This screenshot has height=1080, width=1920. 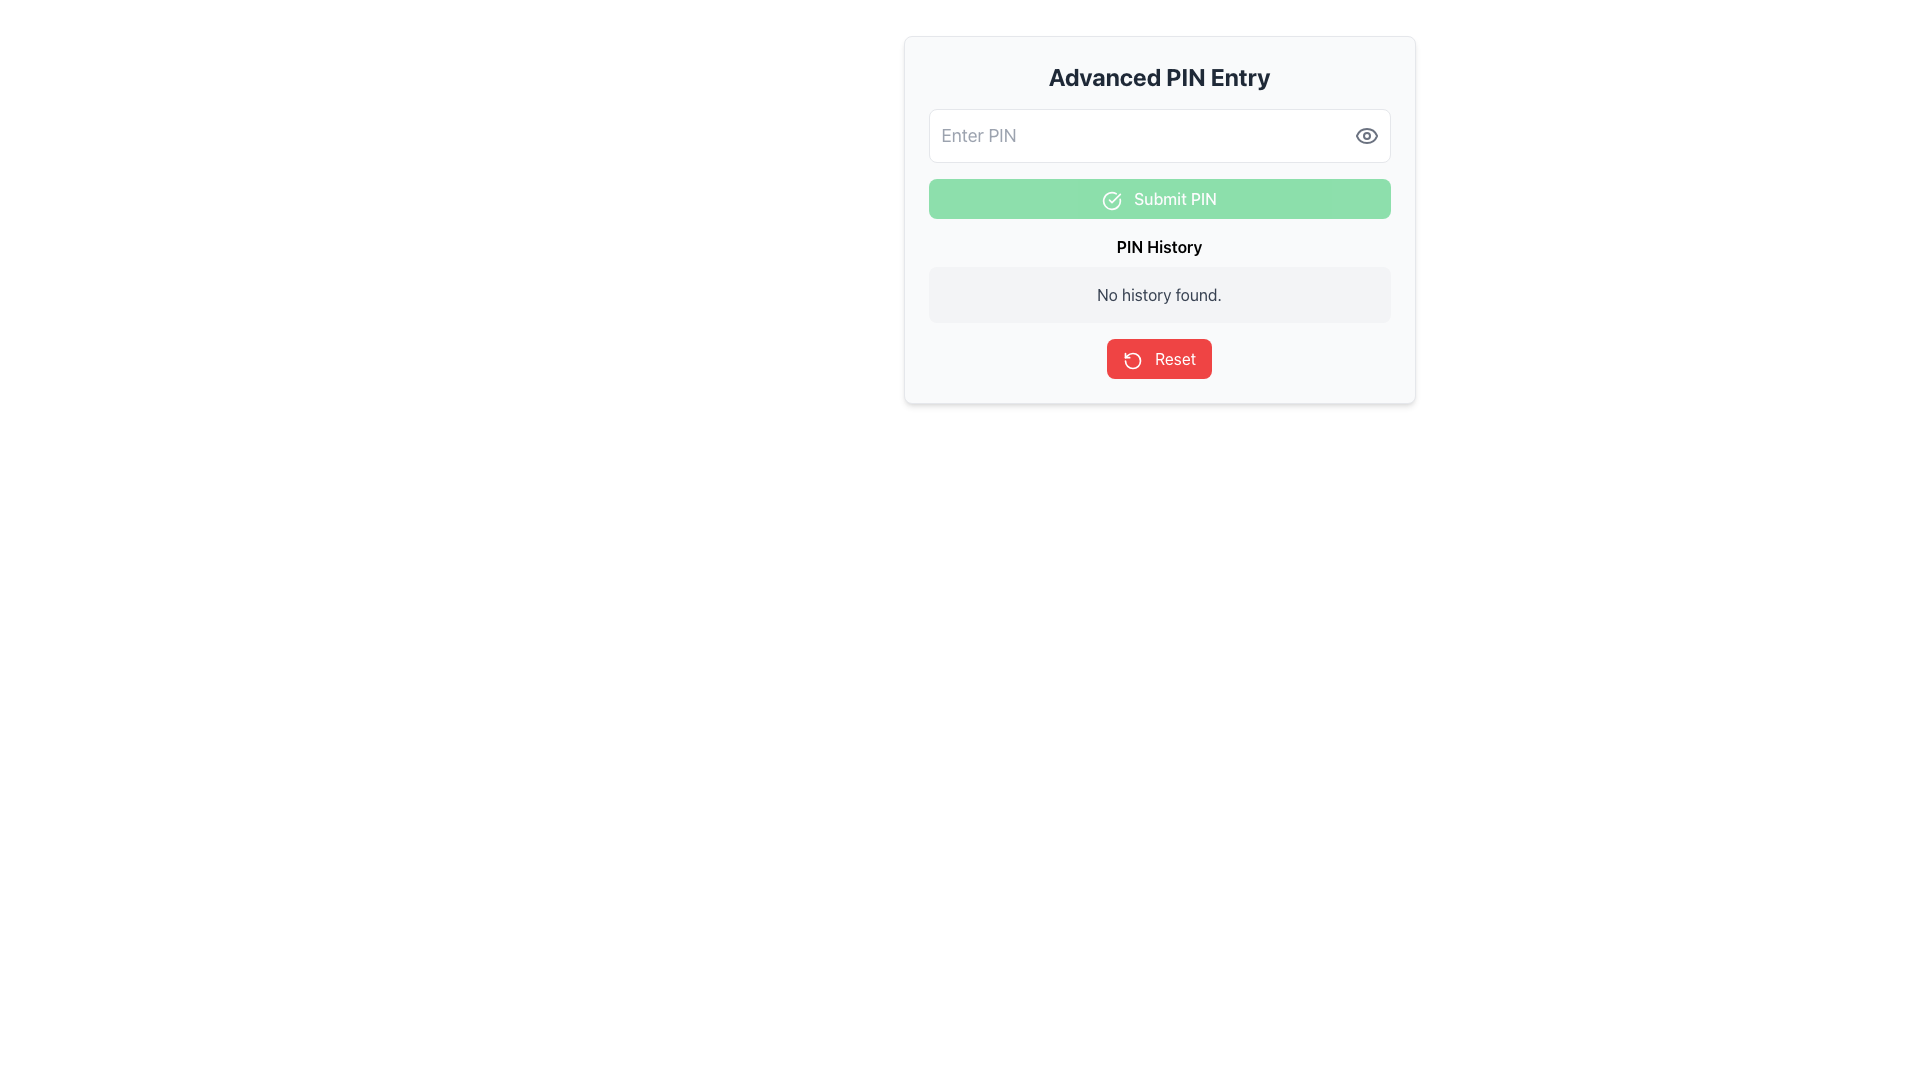 What do you see at coordinates (1159, 278) in the screenshot?
I see `information displayed on the Informational Card that shows 'No history found' regarding PIN history, located within the 'Advanced PIN Entry' card, positioned below the 'Submit PIN' button and above the 'Reset' button` at bounding box center [1159, 278].